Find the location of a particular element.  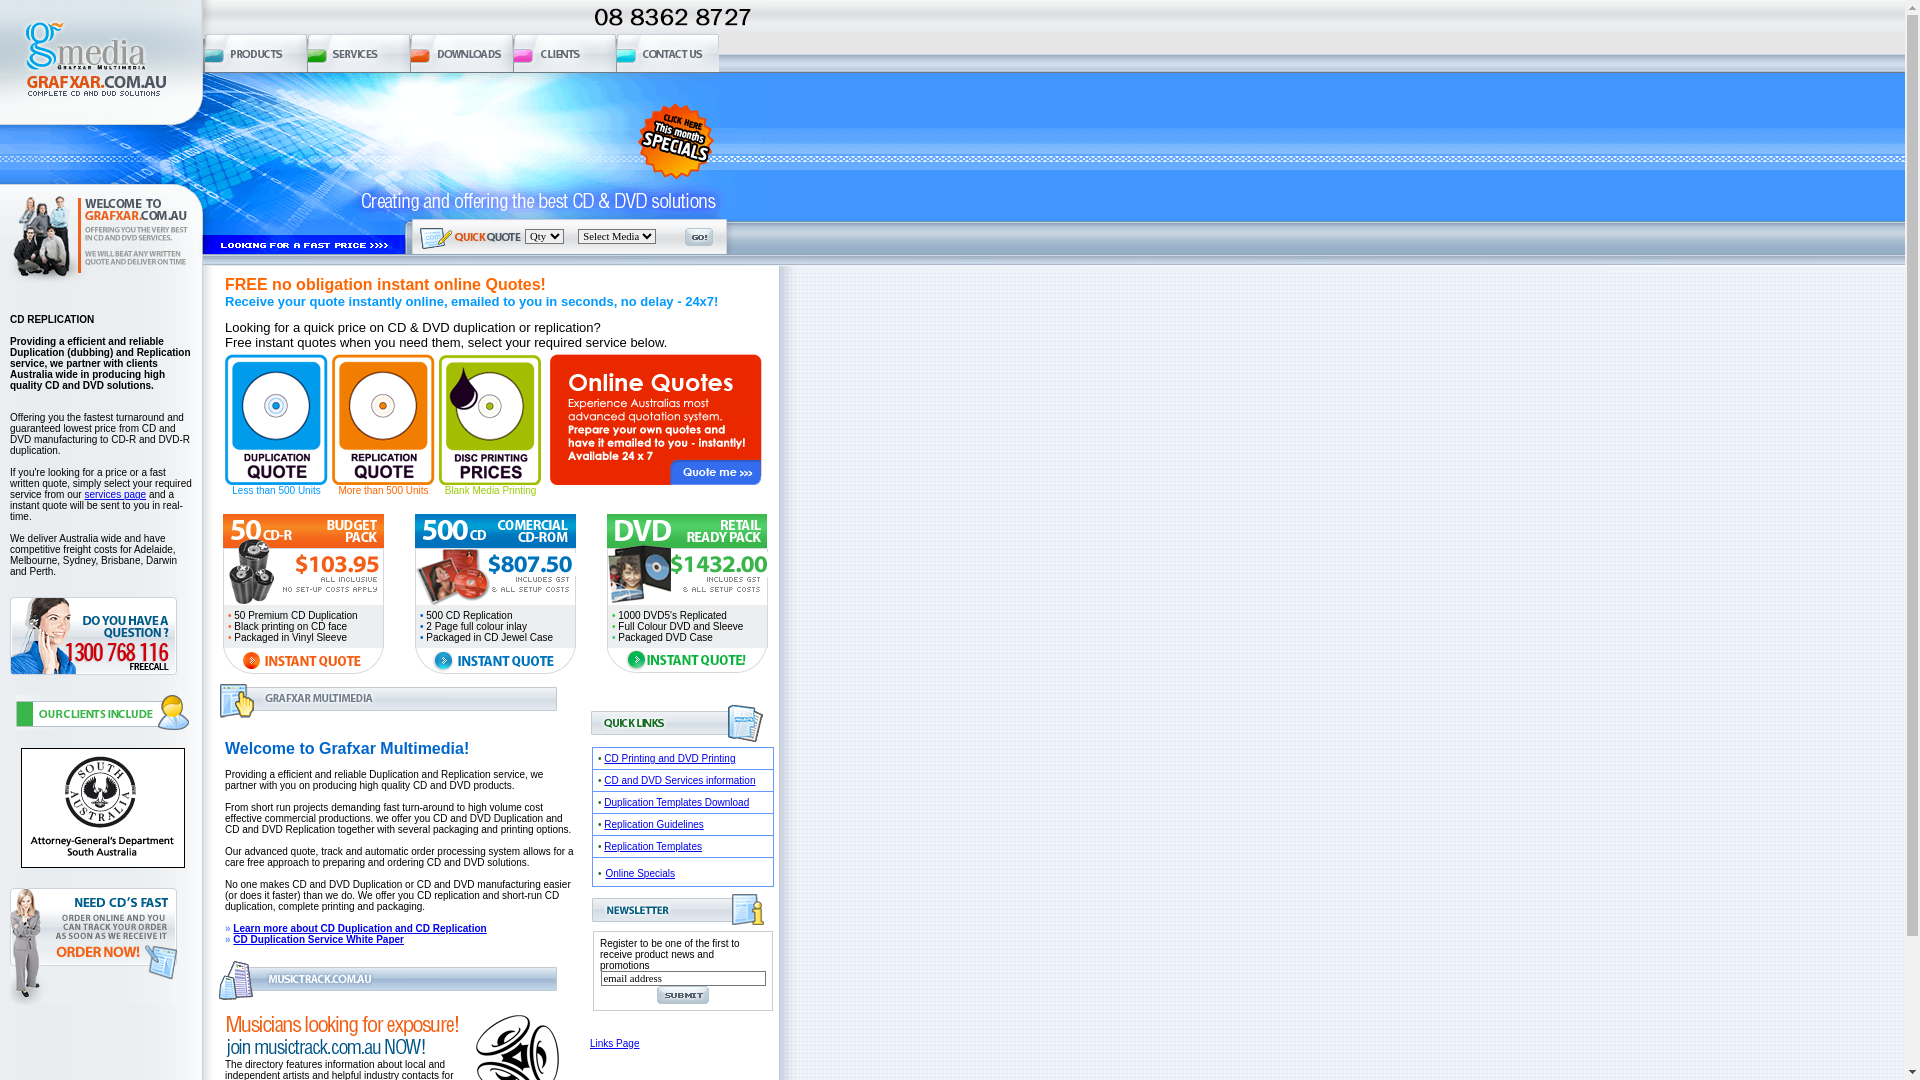

'Links Page' is located at coordinates (613, 1042).